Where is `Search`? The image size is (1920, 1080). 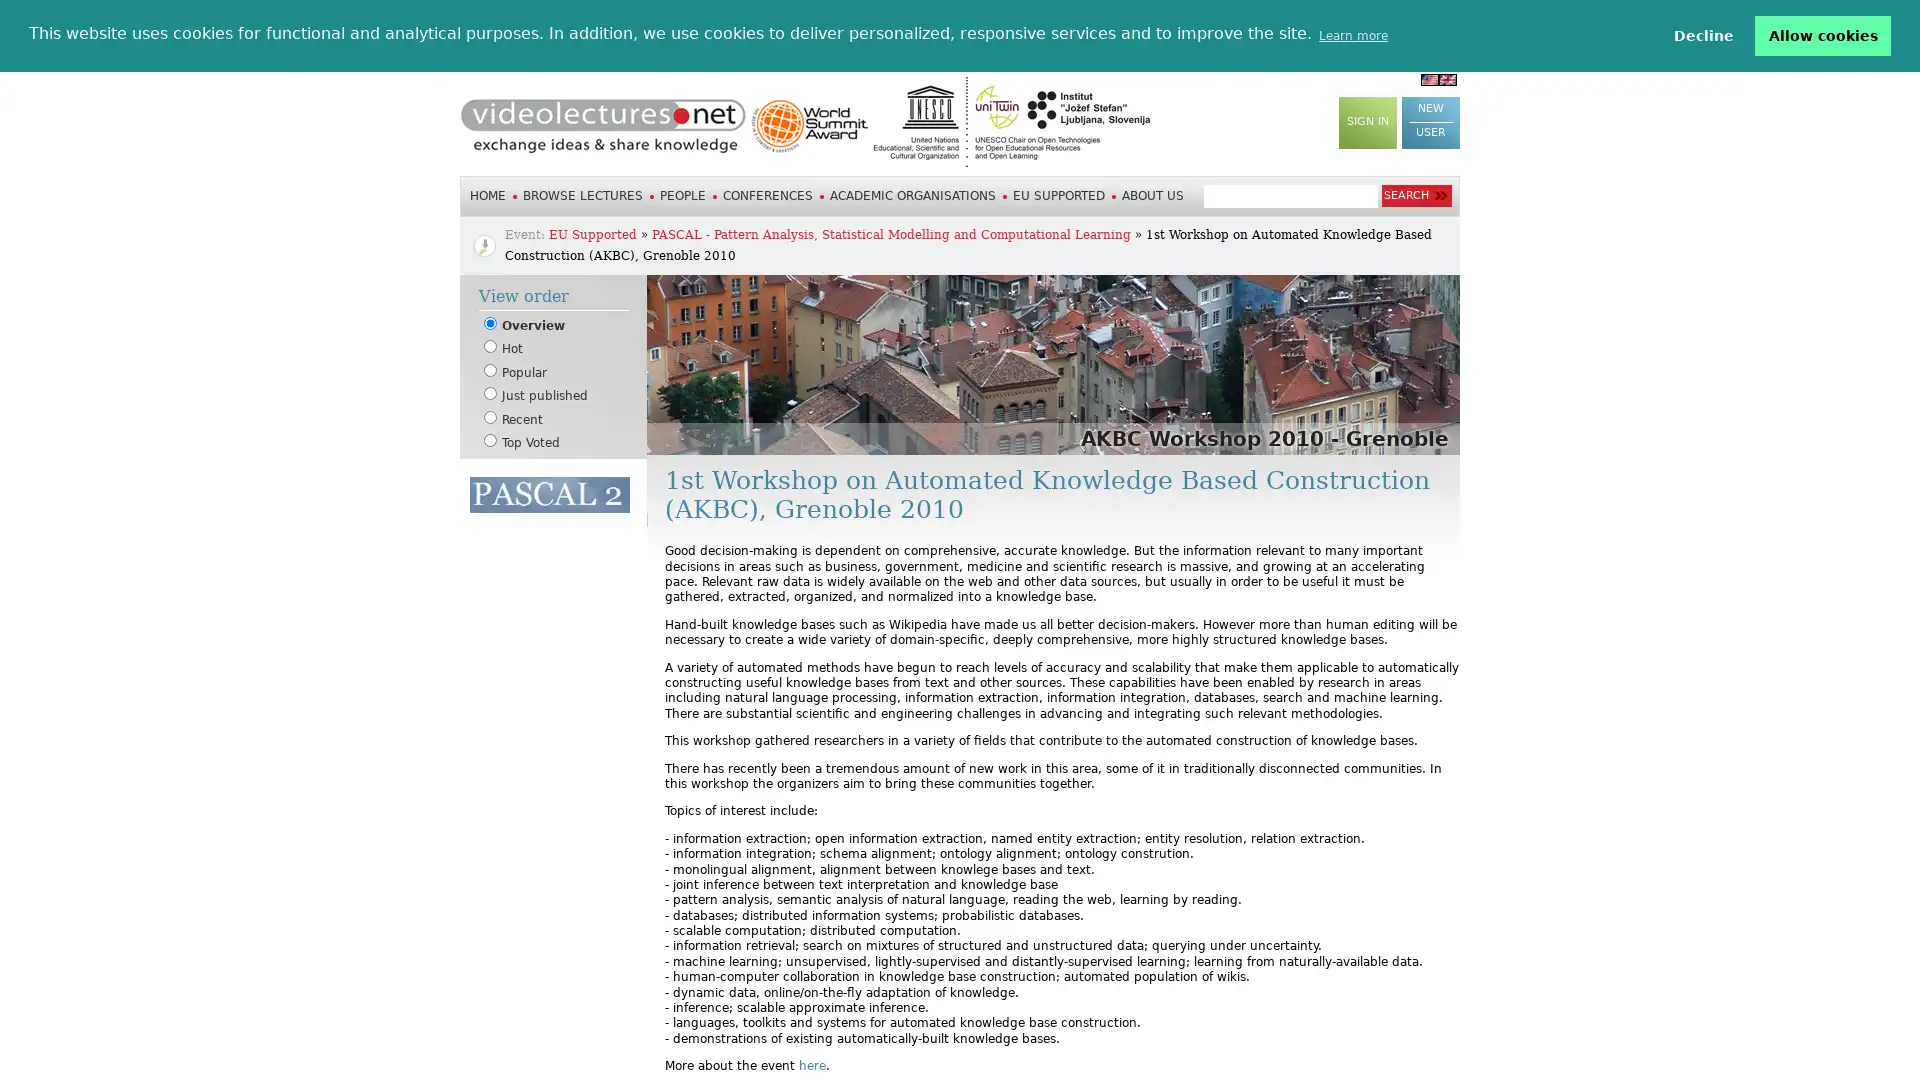
Search is located at coordinates (1415, 195).